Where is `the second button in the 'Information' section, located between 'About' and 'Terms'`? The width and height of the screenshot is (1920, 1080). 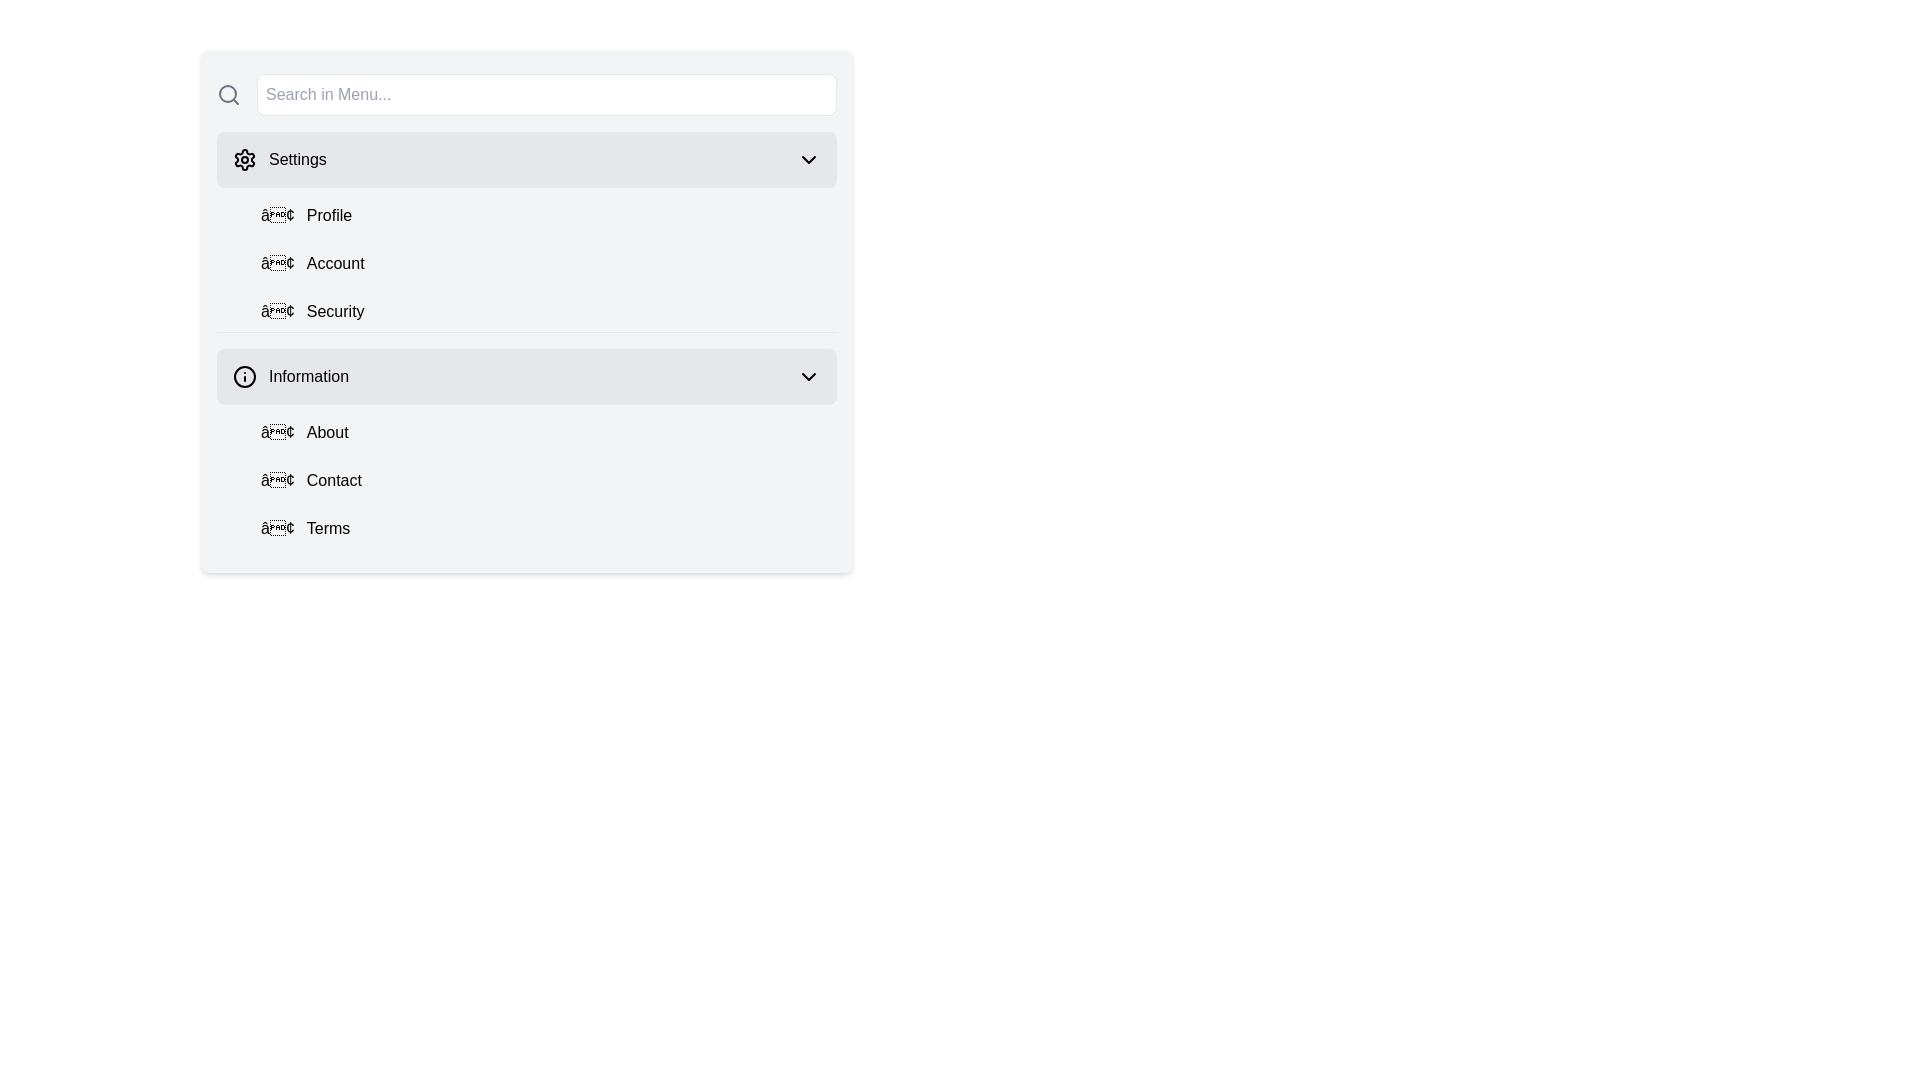
the second button in the 'Information' section, located between 'About' and 'Terms' is located at coordinates (527, 481).